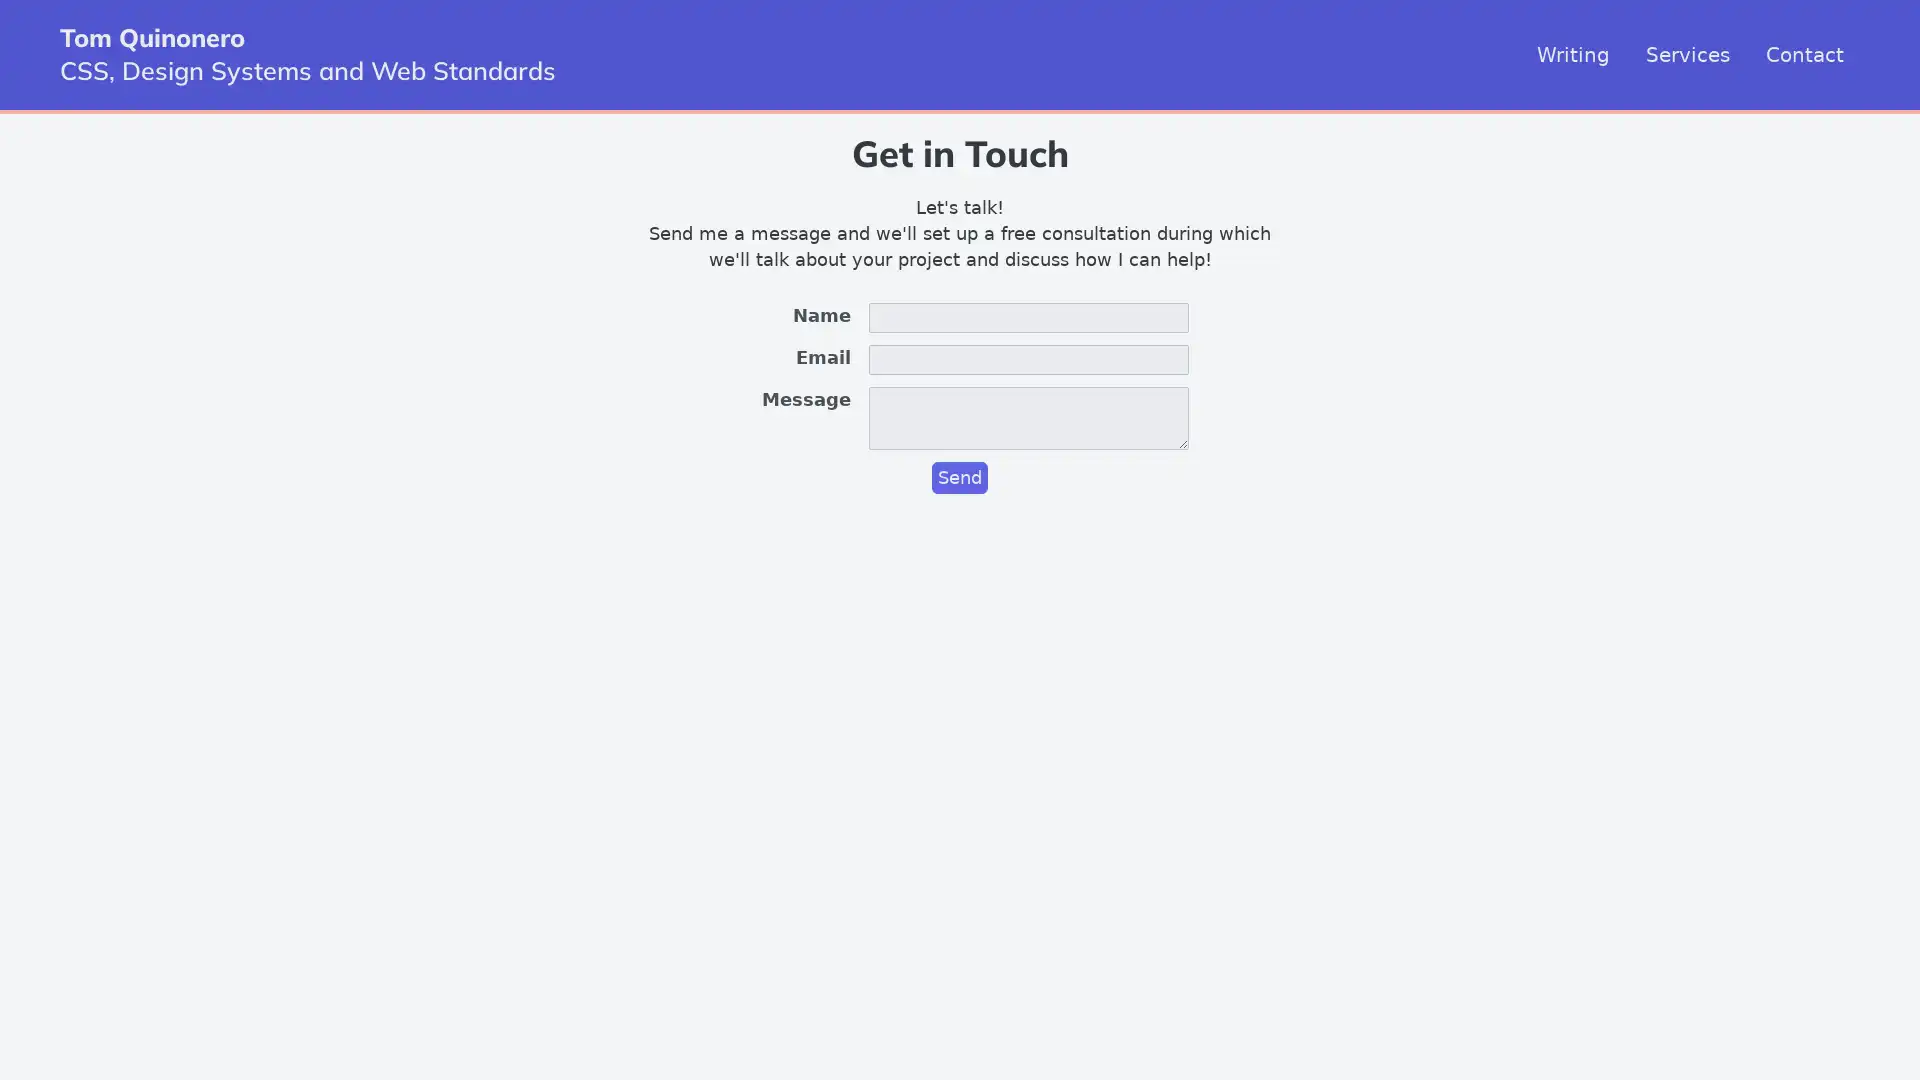 The height and width of the screenshot is (1080, 1920). What do you see at coordinates (960, 478) in the screenshot?
I see `Send` at bounding box center [960, 478].